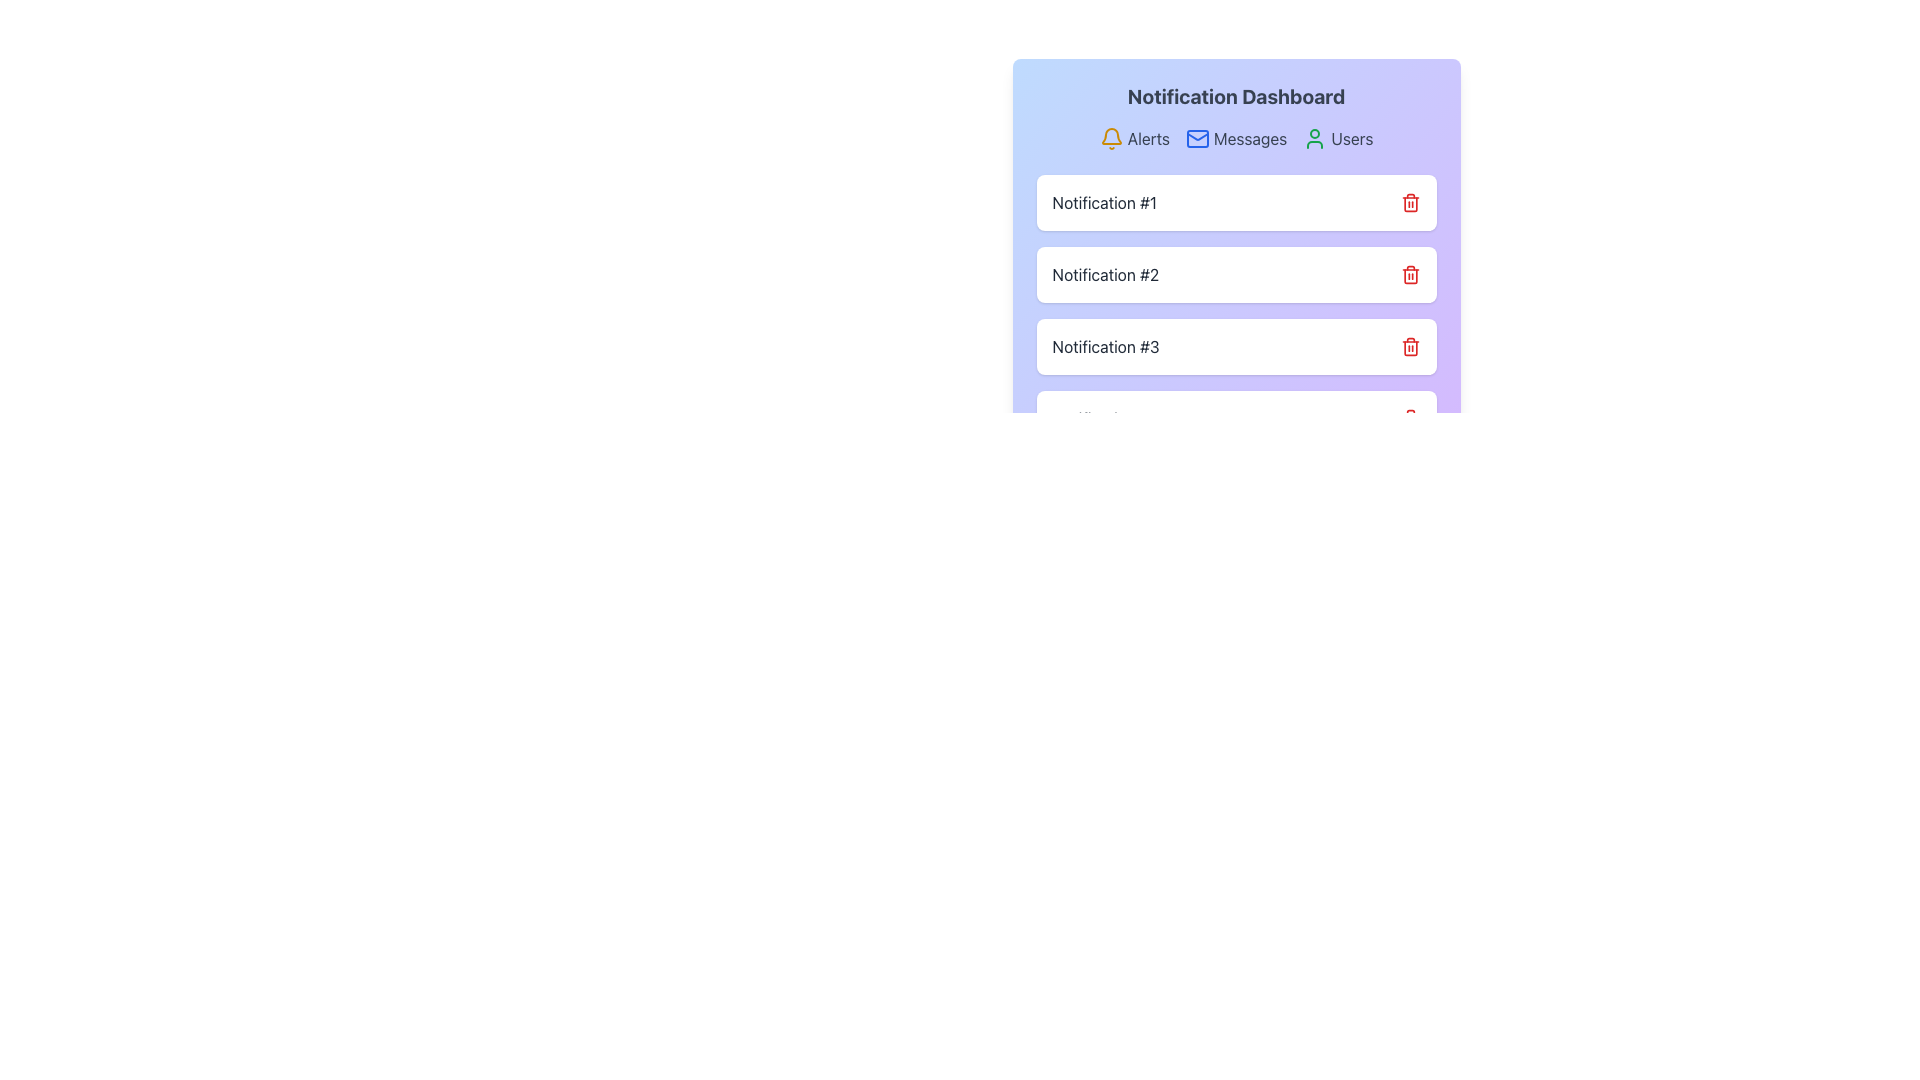 The image size is (1920, 1080). What do you see at coordinates (1134, 137) in the screenshot?
I see `the navigation item representing the alerts section located beneath the 'Notification Dashboard' header` at bounding box center [1134, 137].